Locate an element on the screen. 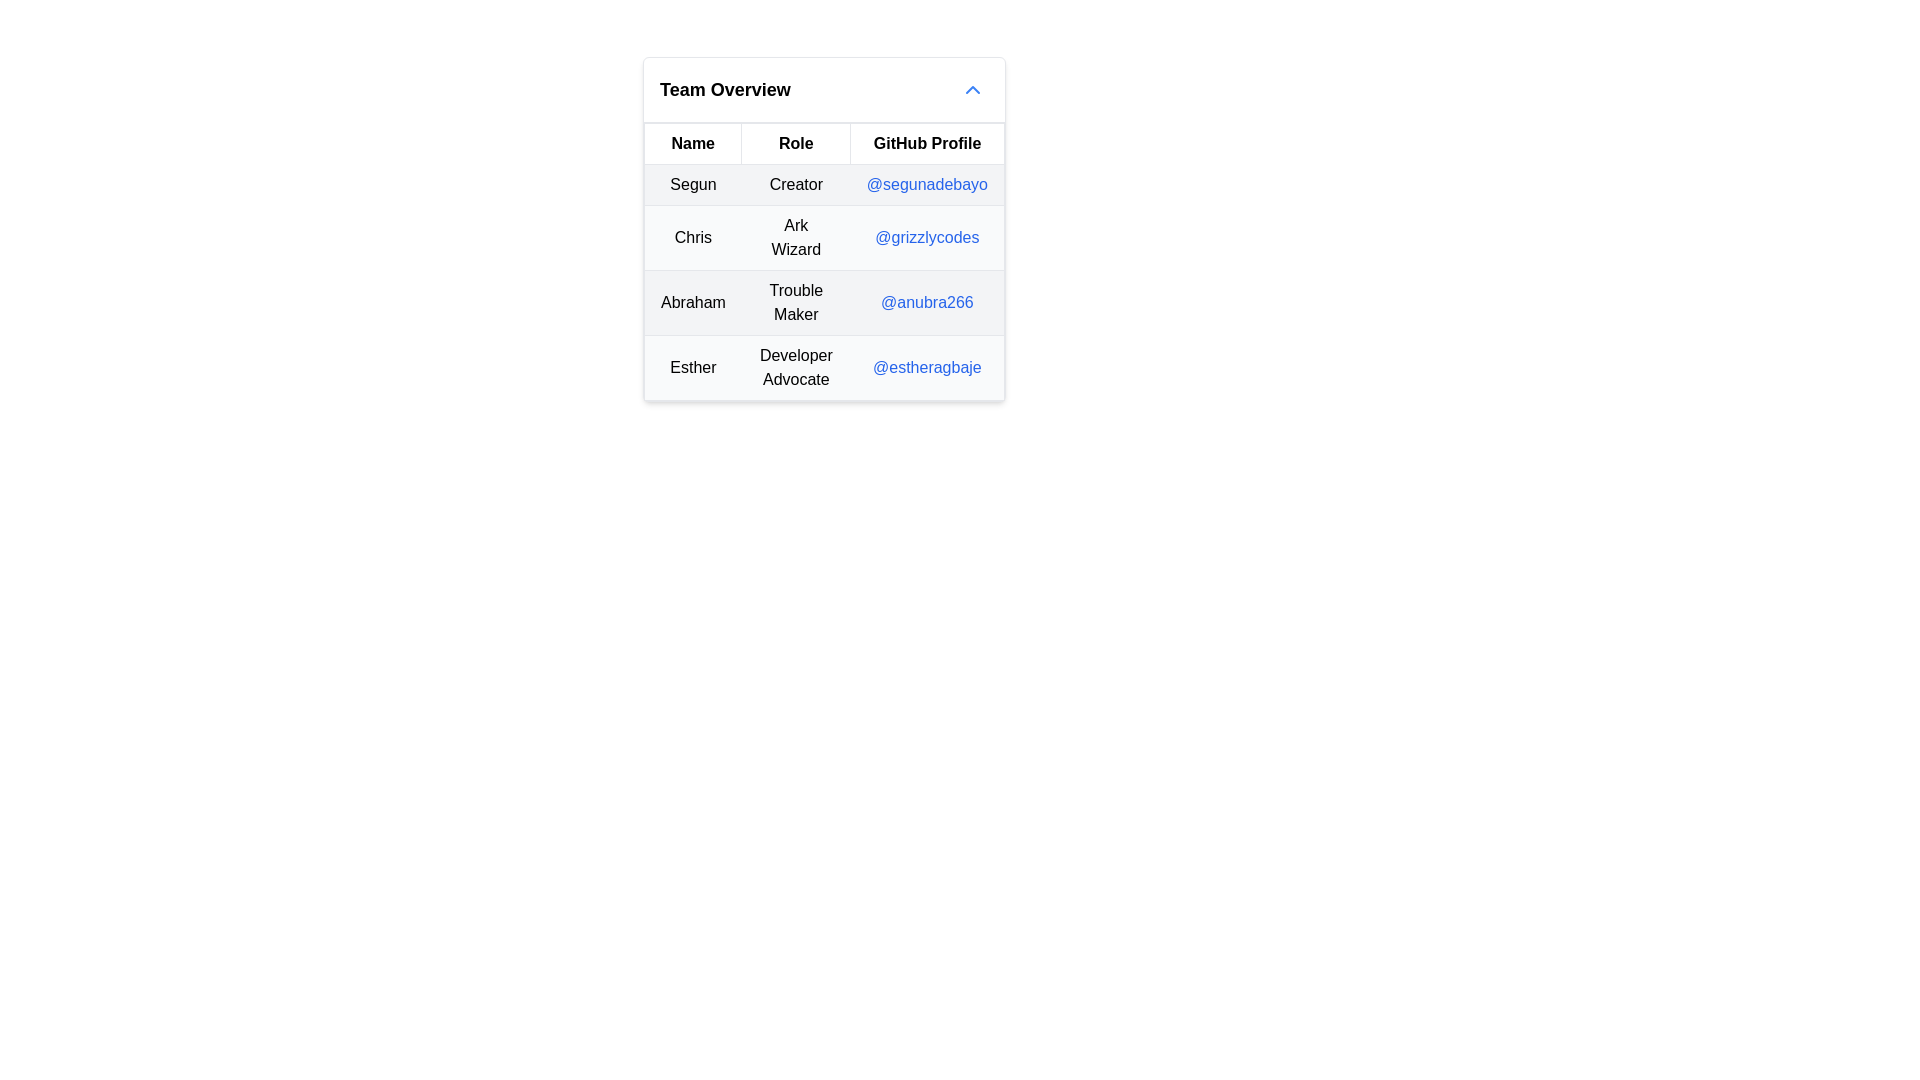 The width and height of the screenshot is (1920, 1080). the 'GitHub Profile' table header, which is styled in bold font and centered within a rectangular shape, located in the third column of the header row is located at coordinates (926, 142).